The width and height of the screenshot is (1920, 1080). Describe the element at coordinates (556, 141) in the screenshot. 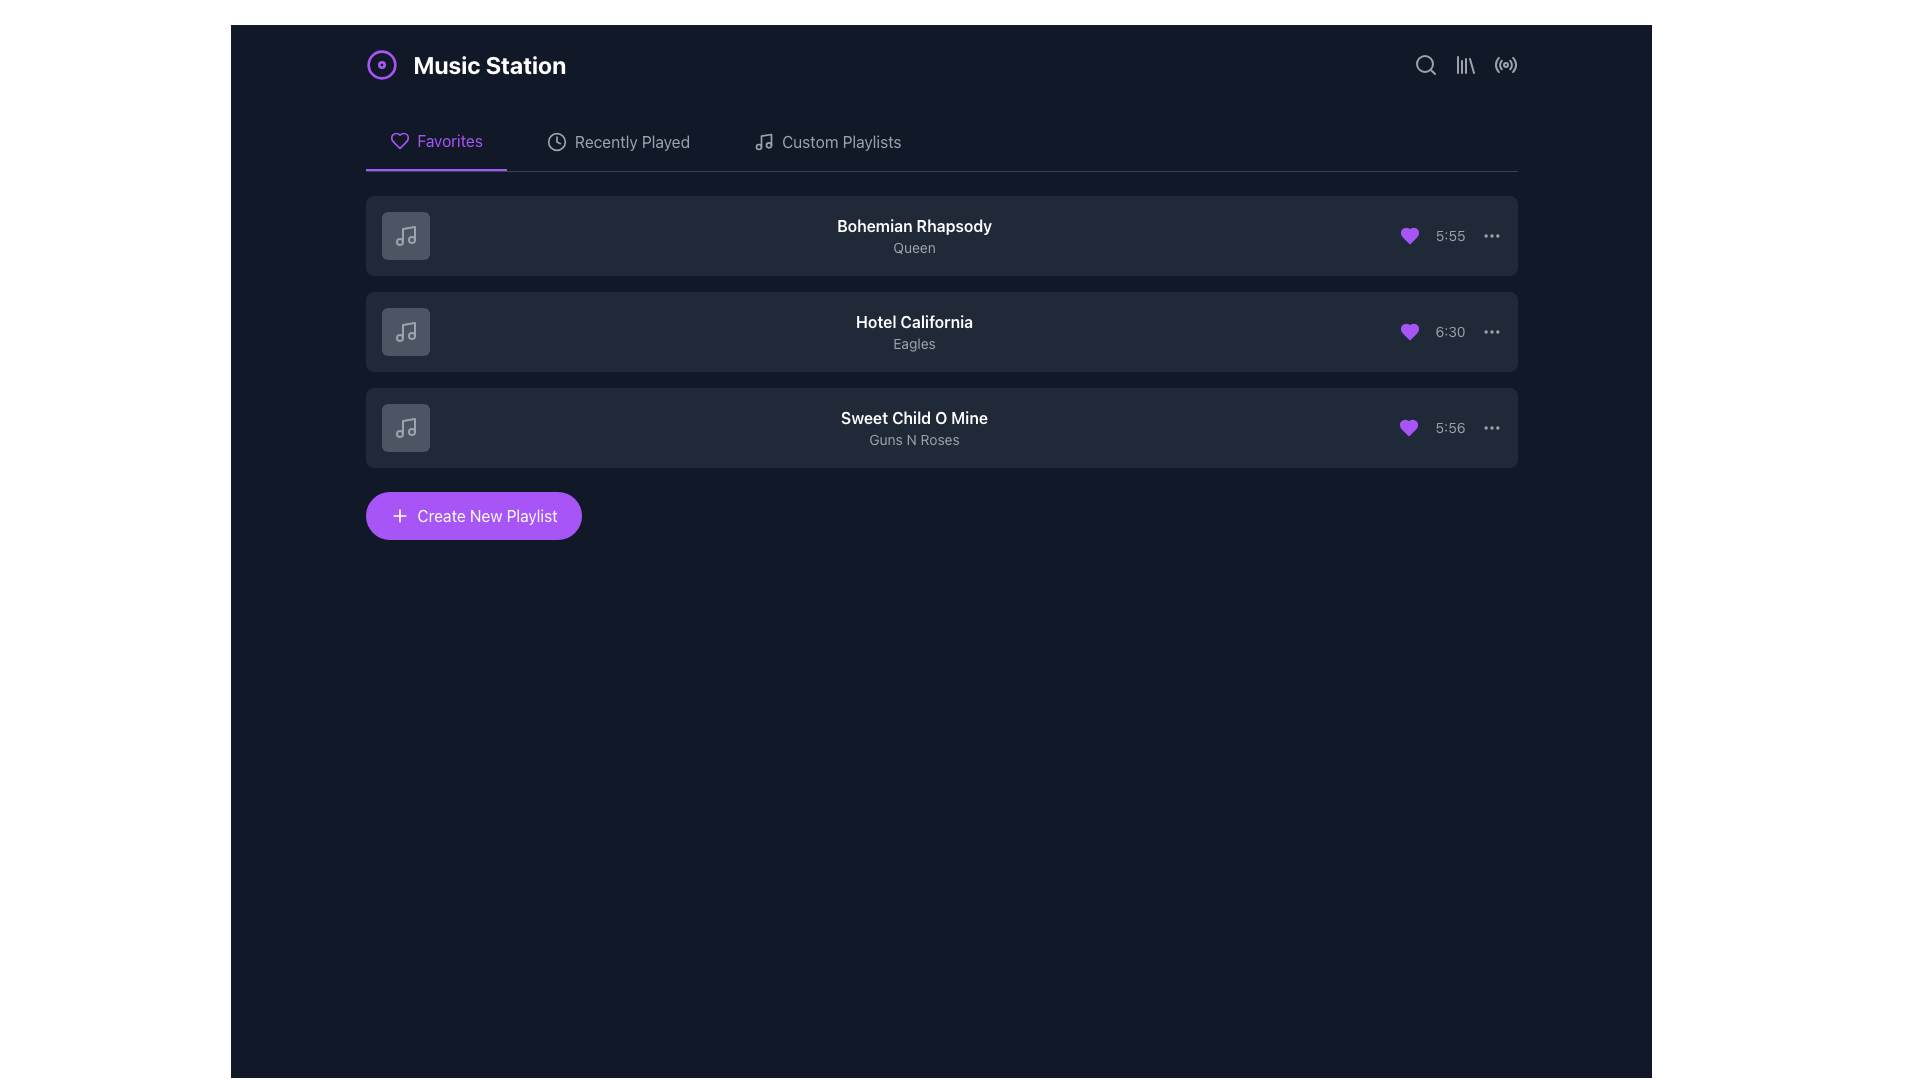

I see `the 'Recently Played' icon located in the header navigation bar, positioned immediately to the left of the 'Recently Played' text label` at that location.